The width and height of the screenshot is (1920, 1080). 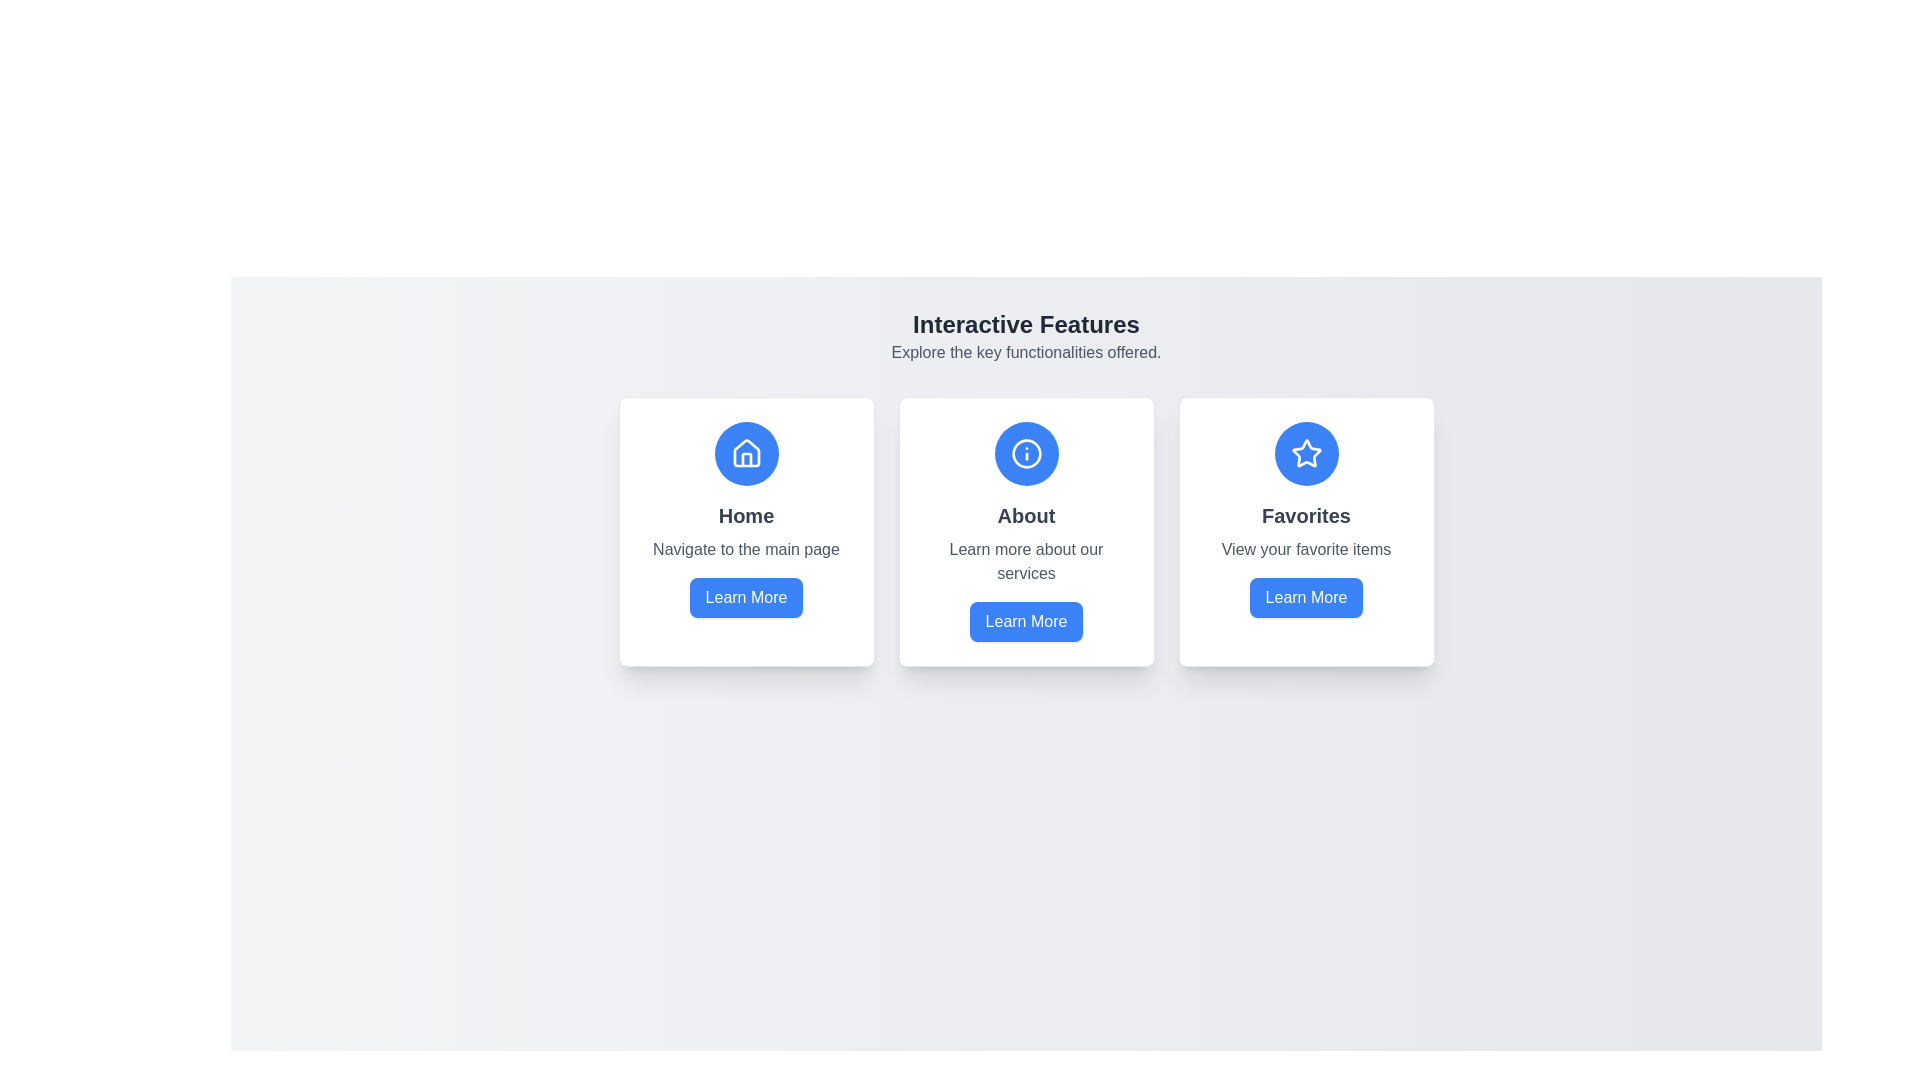 I want to click on the text label that contains the text 'Navigate to the main page', which is styled with a centered alignment in gray font and is positioned between the 'Home' title and the 'Learn More' button, so click(x=745, y=550).